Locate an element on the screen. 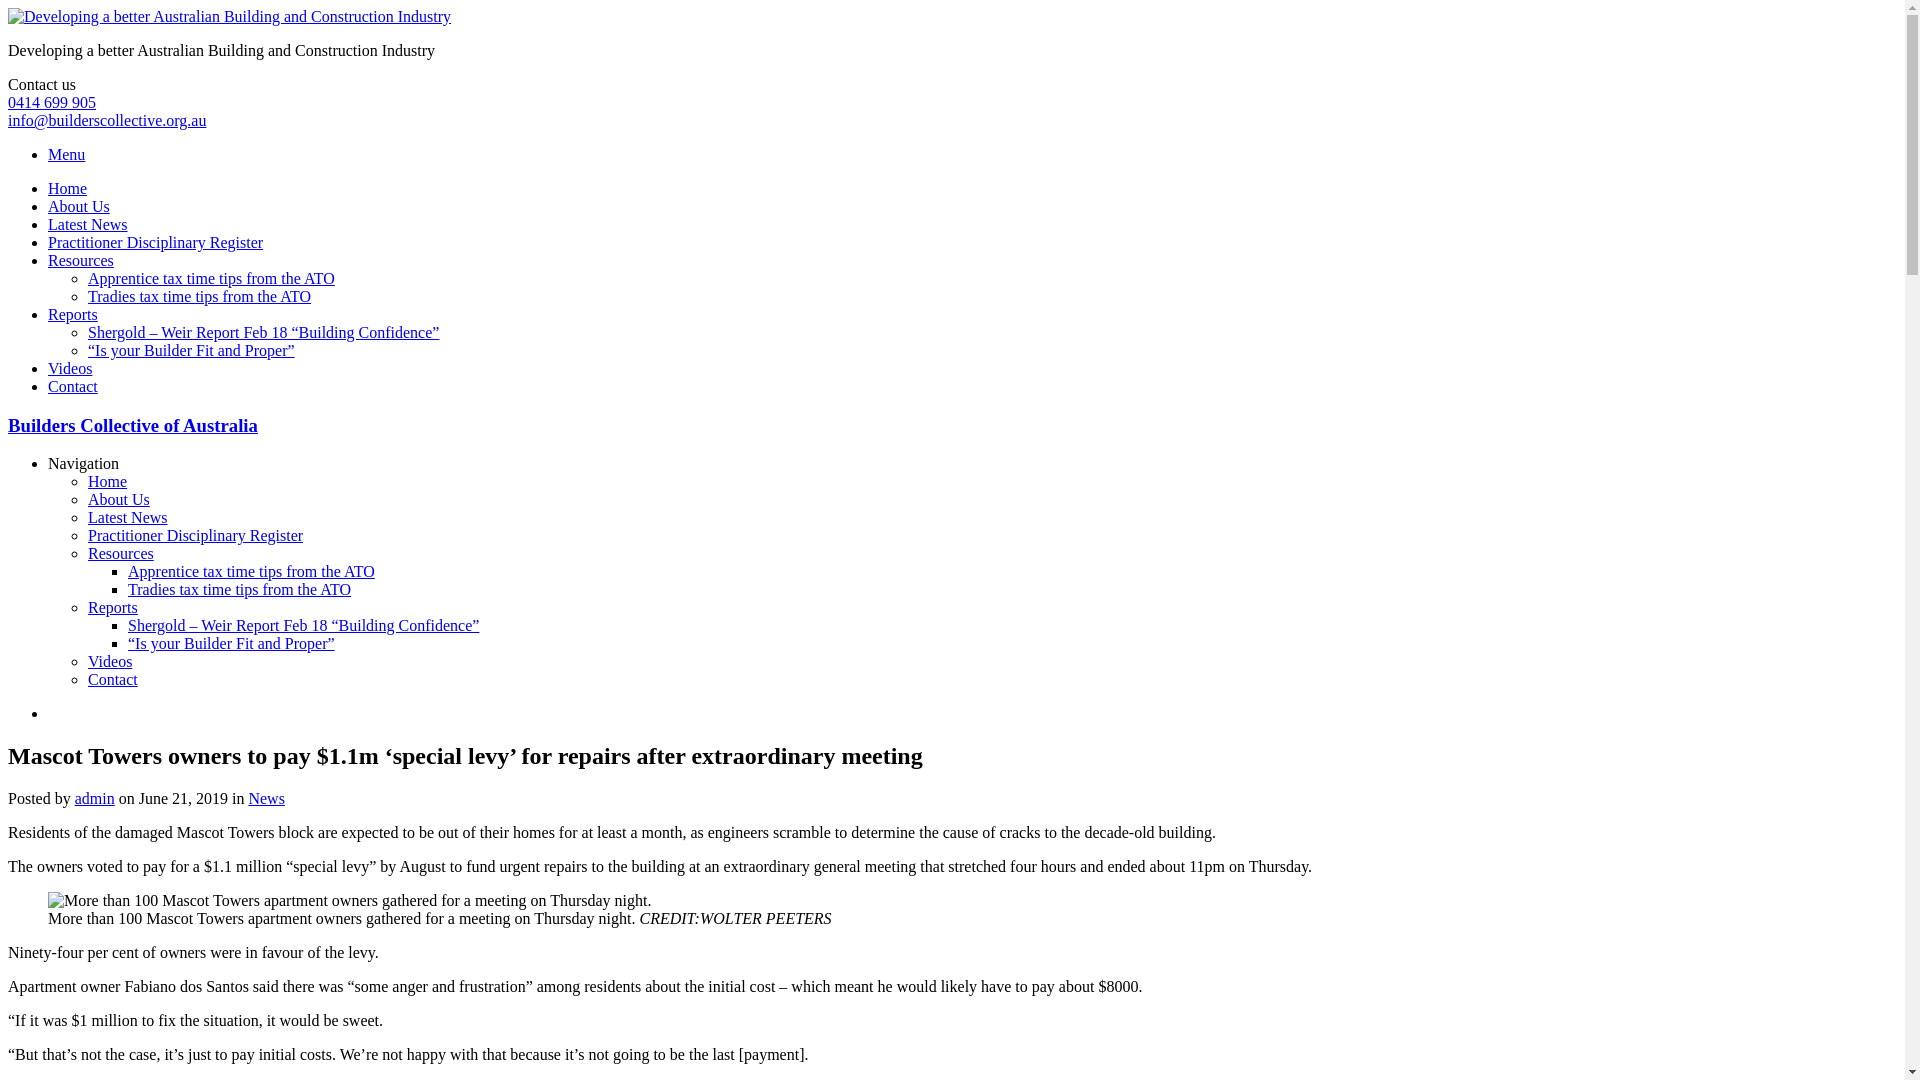 This screenshot has height=1080, width=1920. 'Practitioner Disciplinary Register' is located at coordinates (154, 241).